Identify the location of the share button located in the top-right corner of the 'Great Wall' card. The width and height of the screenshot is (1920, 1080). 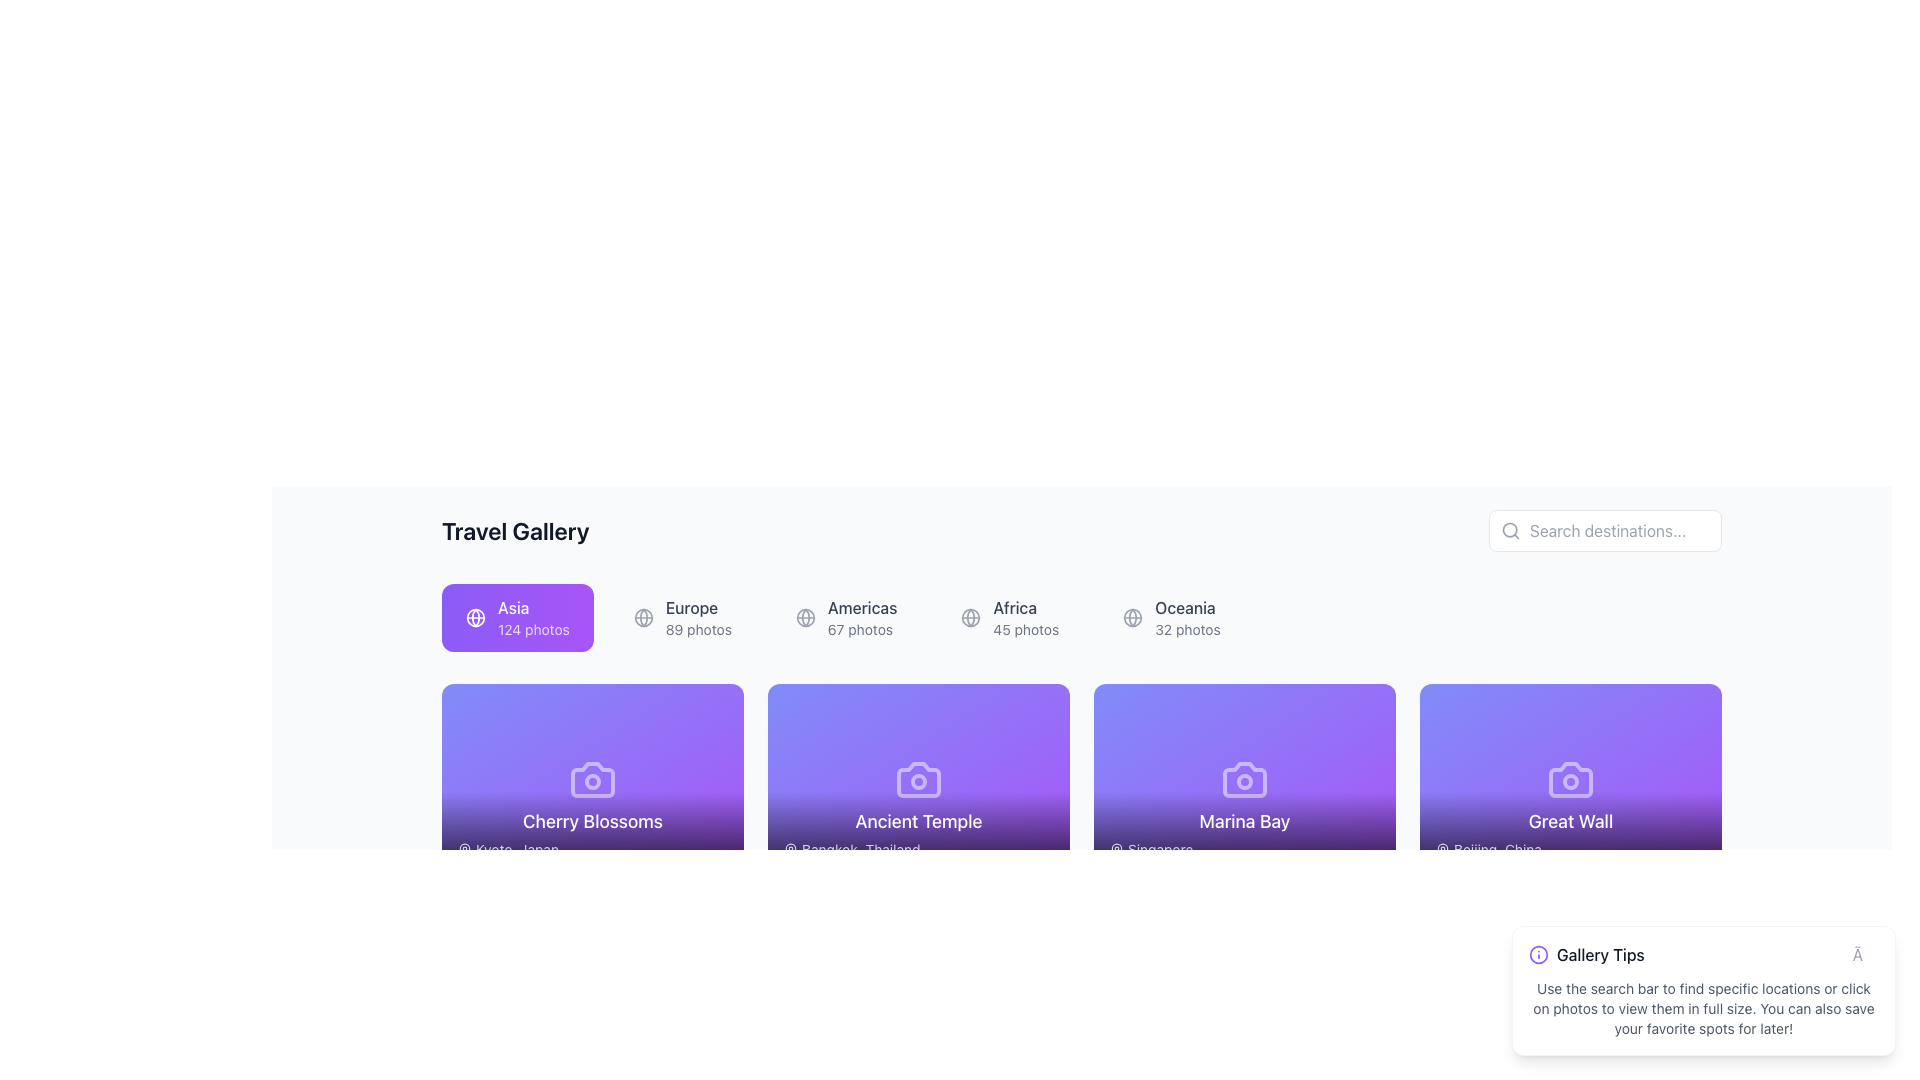
(1646, 716).